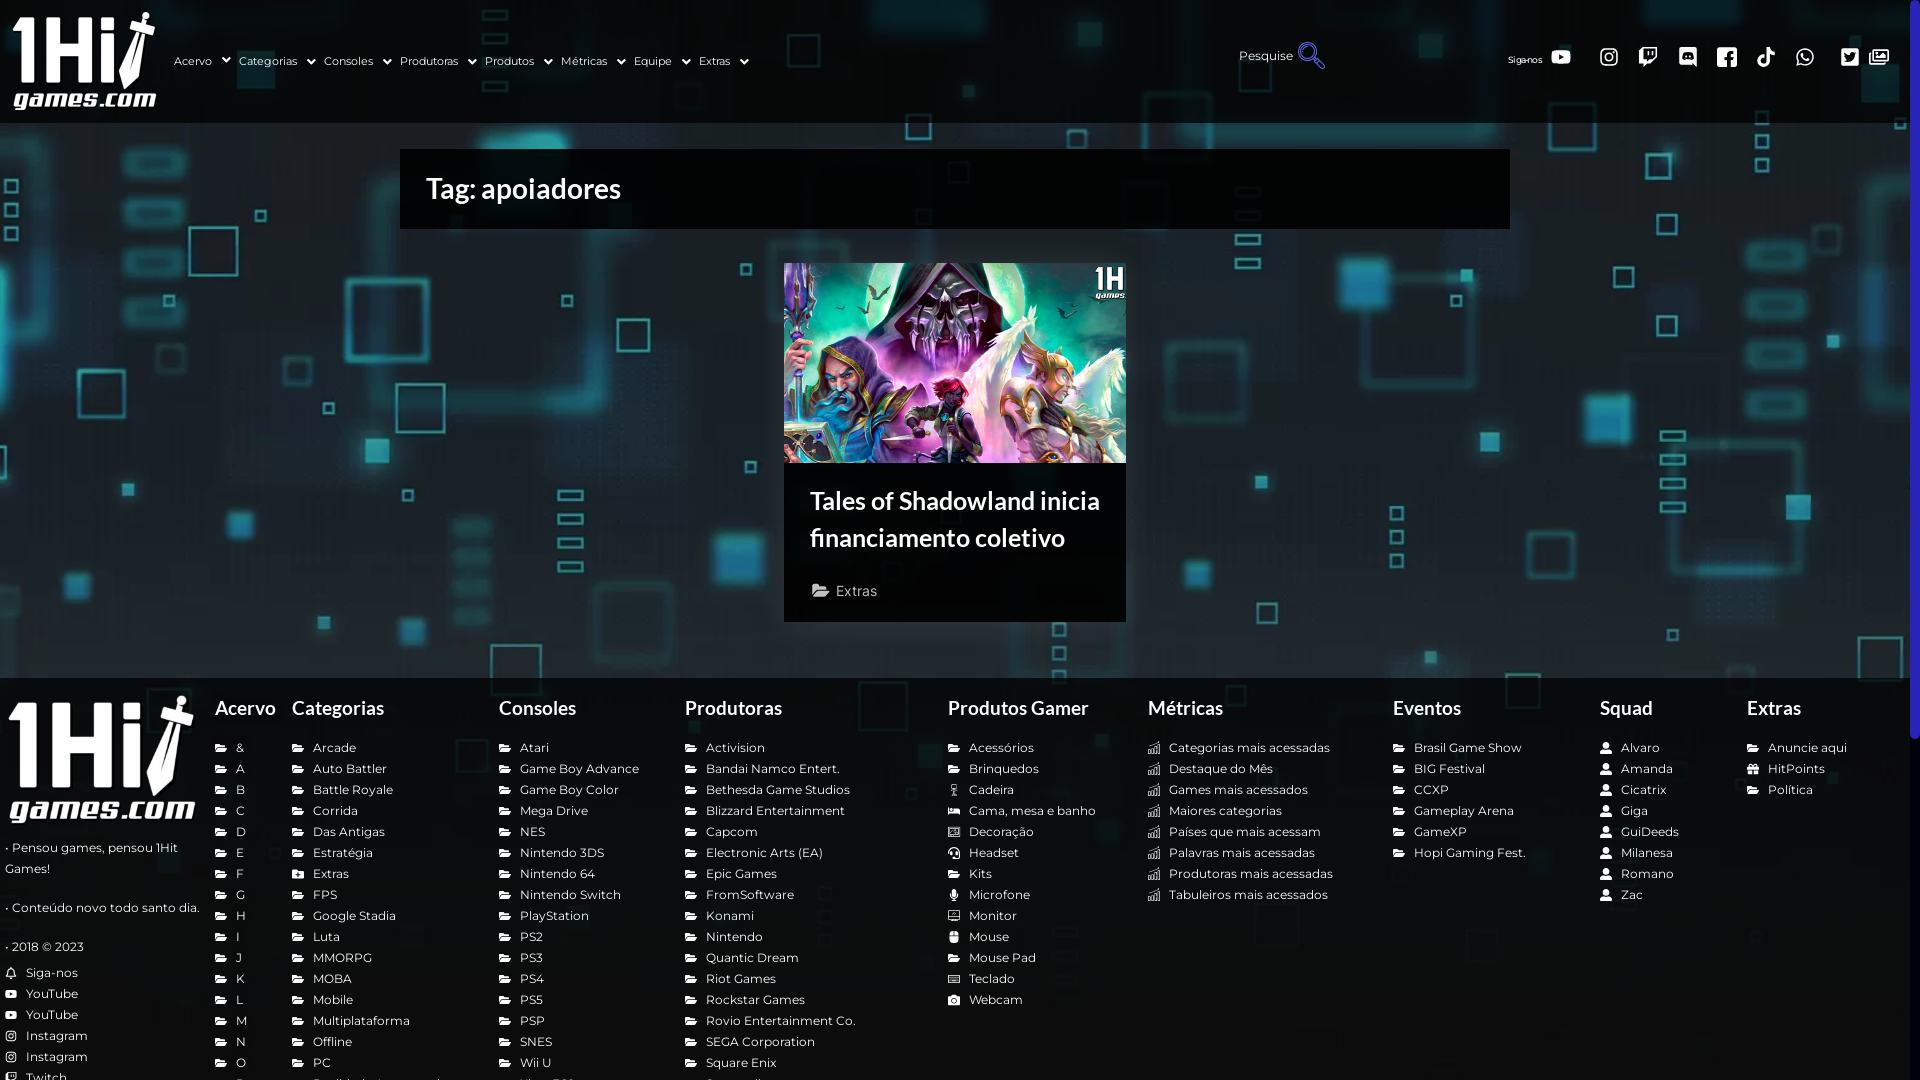 This screenshot has width=1920, height=1080. Describe the element at coordinates (1663, 788) in the screenshot. I see `'Cicatrix'` at that location.